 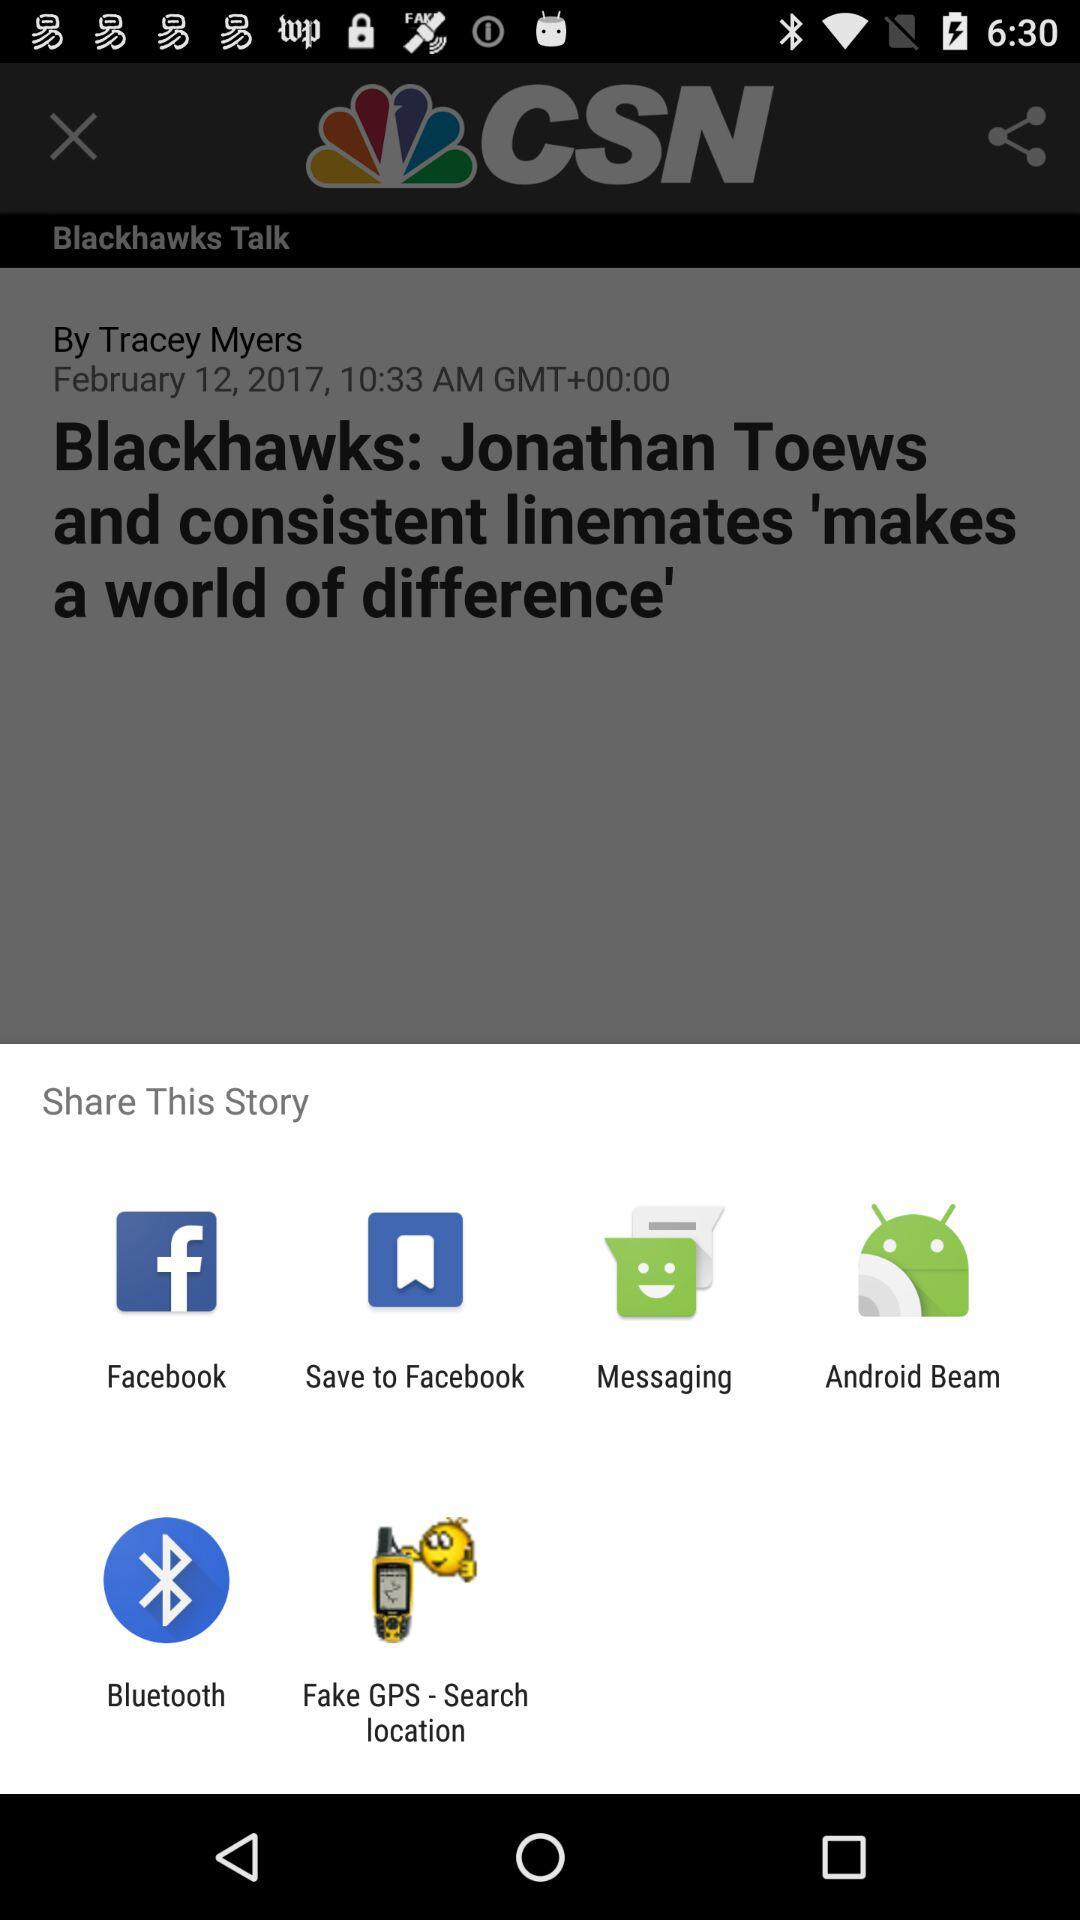 I want to click on the icon next to android beam, so click(x=664, y=1392).